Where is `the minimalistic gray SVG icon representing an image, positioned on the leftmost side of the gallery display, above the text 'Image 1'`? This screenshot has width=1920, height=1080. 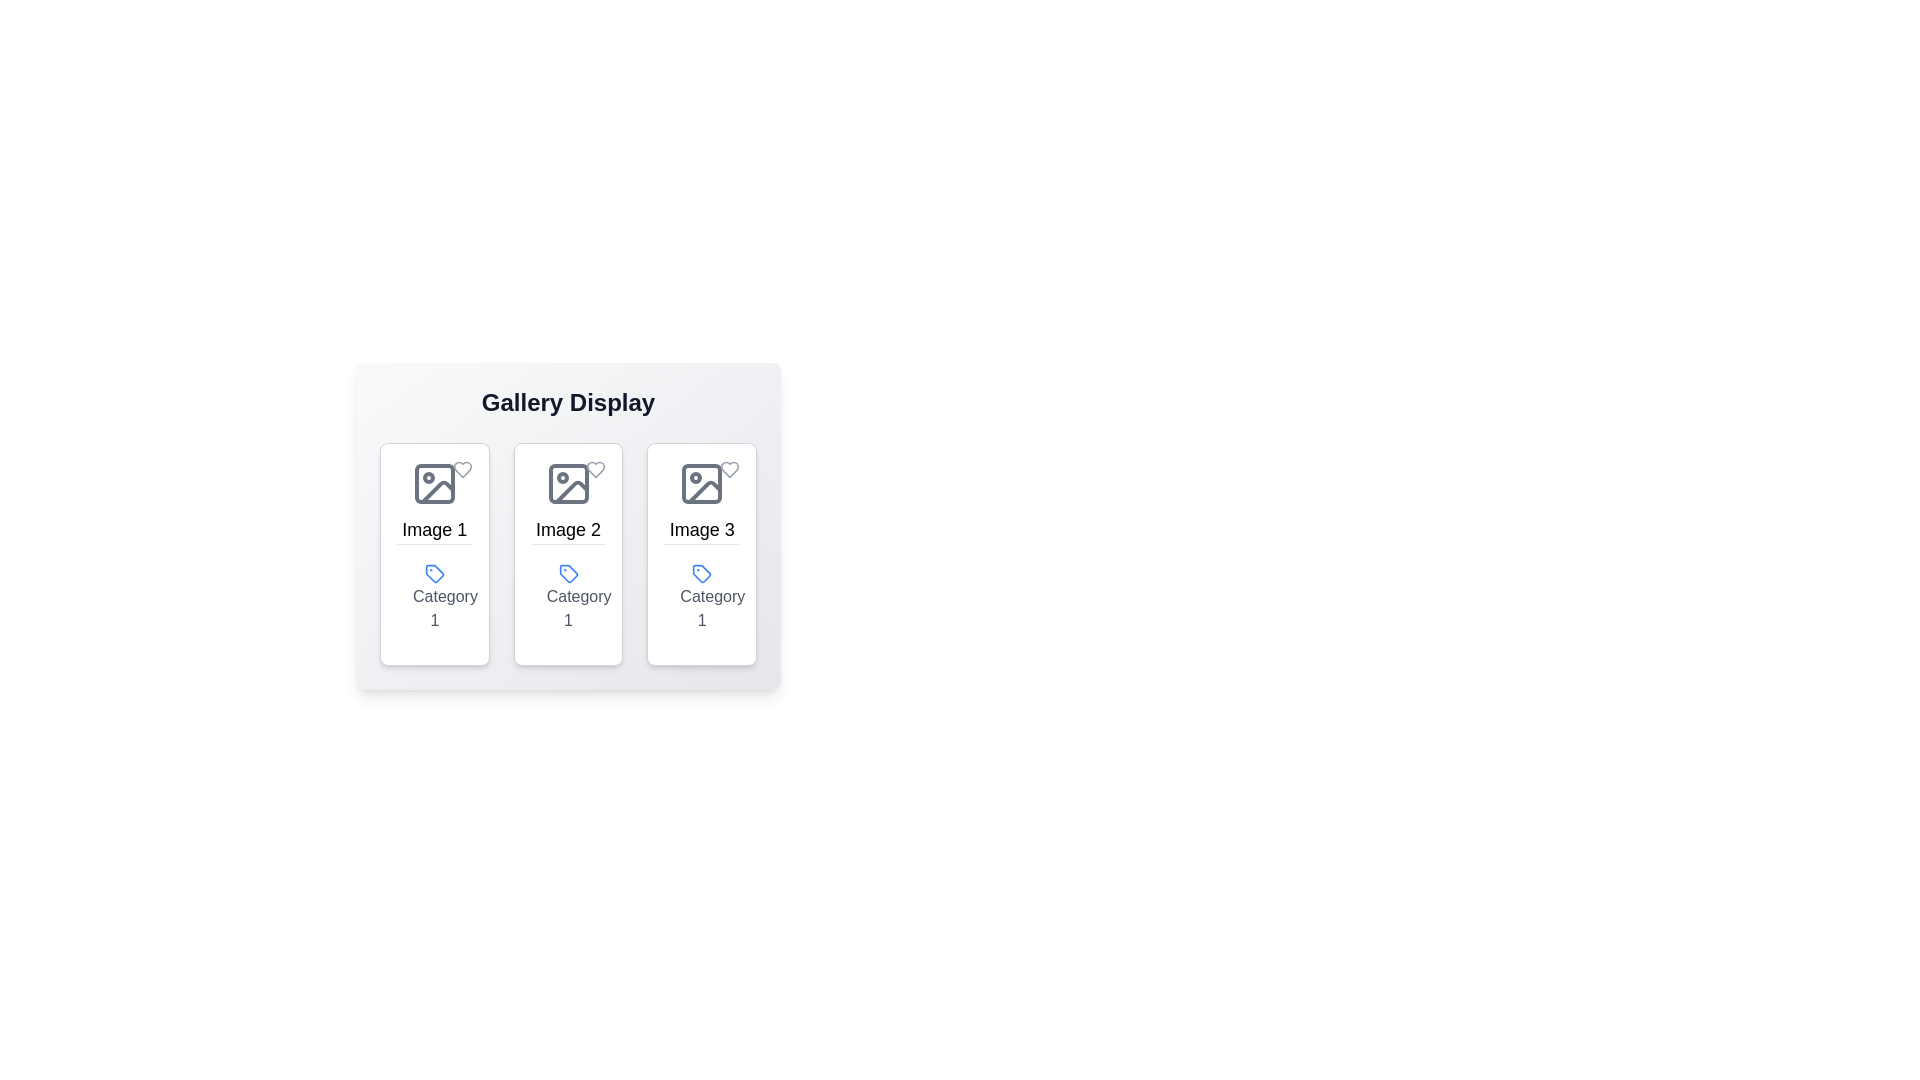
the minimalistic gray SVG icon representing an image, positioned on the leftmost side of the gallery display, above the text 'Image 1' is located at coordinates (433, 483).